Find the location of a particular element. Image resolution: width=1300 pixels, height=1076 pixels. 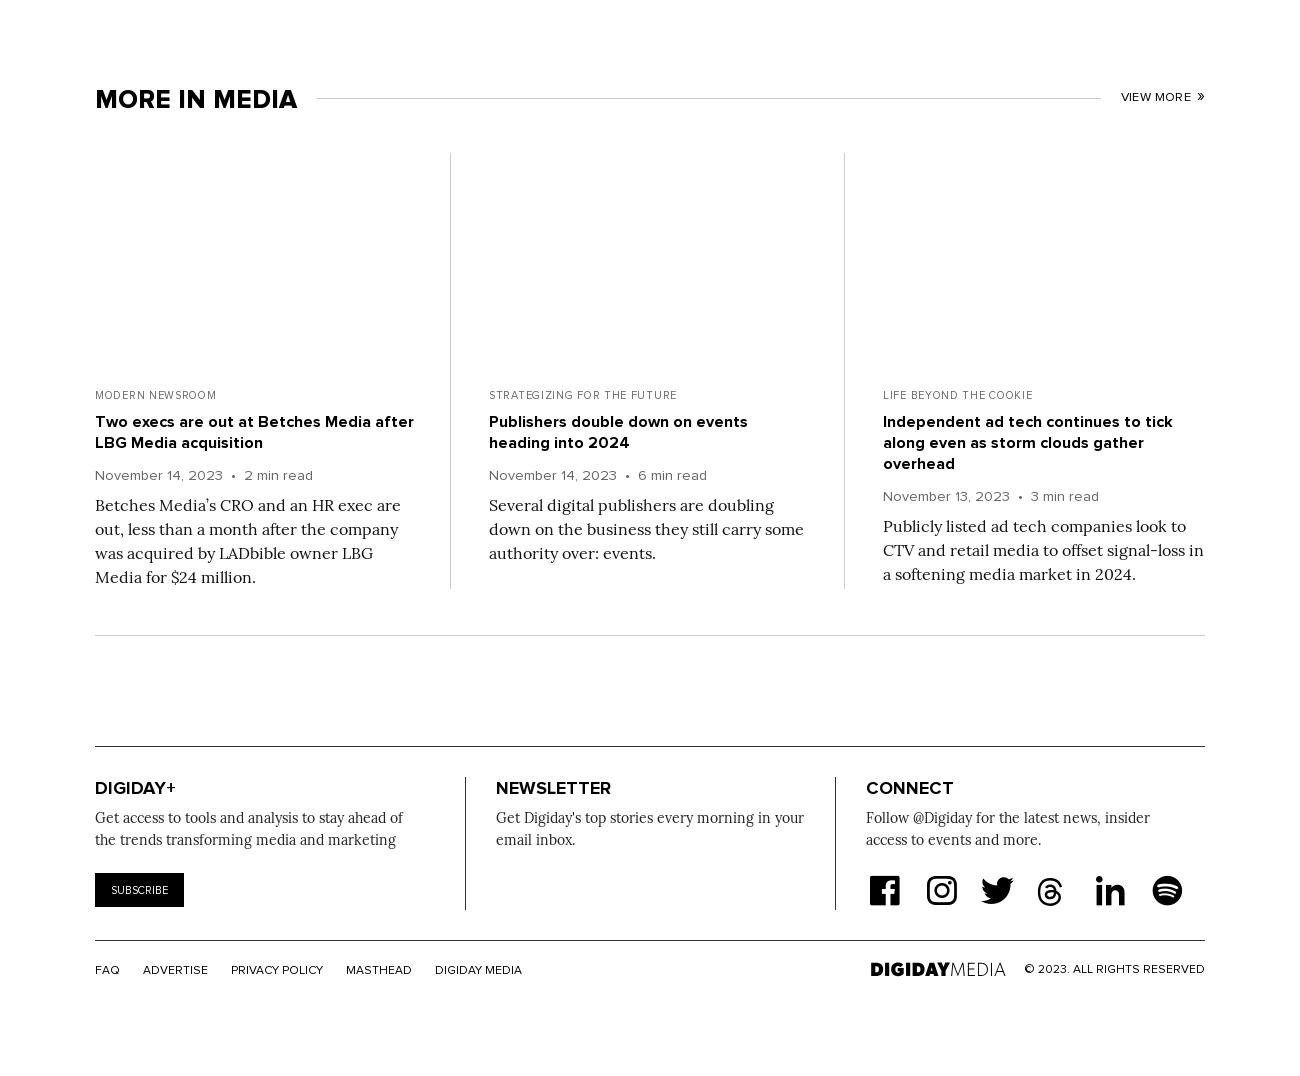

'November 14, 2023  •  6 min read' is located at coordinates (489, 475).